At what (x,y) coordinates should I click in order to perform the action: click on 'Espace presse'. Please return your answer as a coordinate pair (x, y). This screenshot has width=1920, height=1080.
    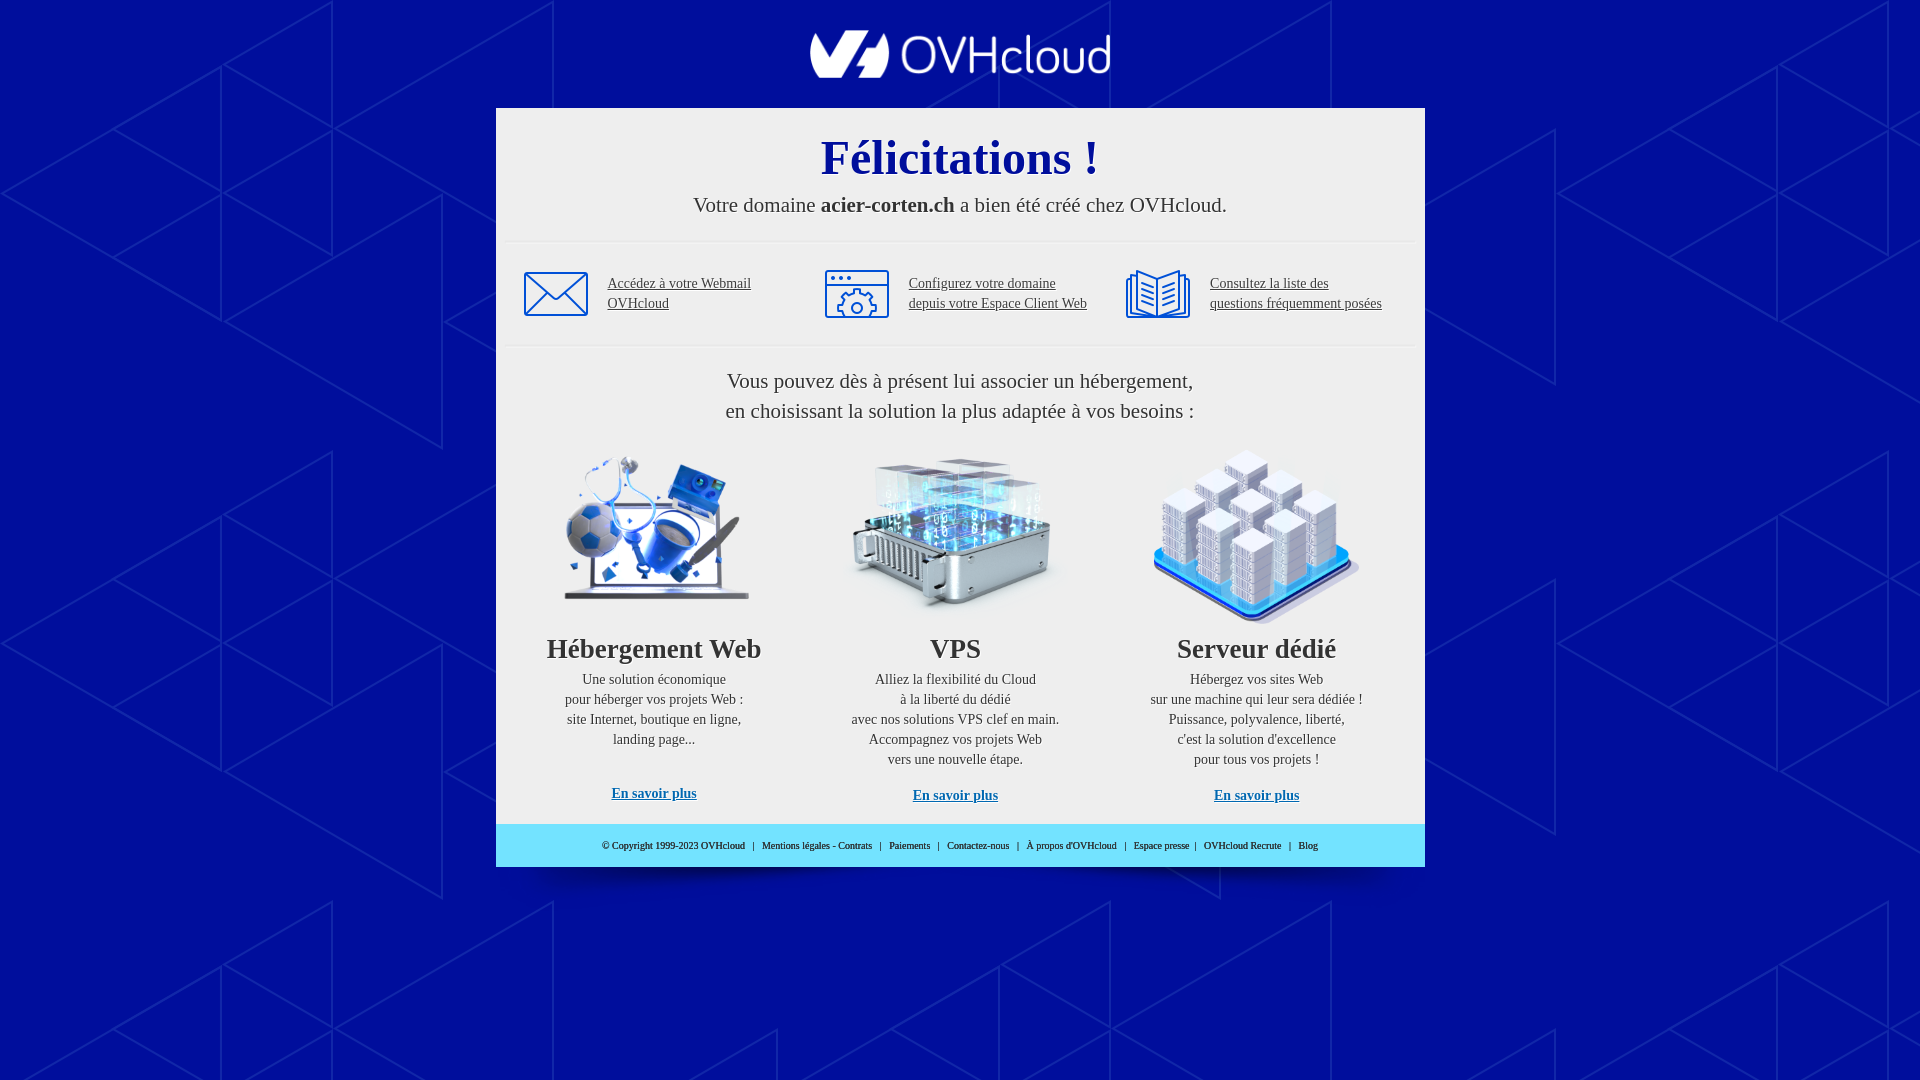
    Looking at the image, I should click on (1161, 845).